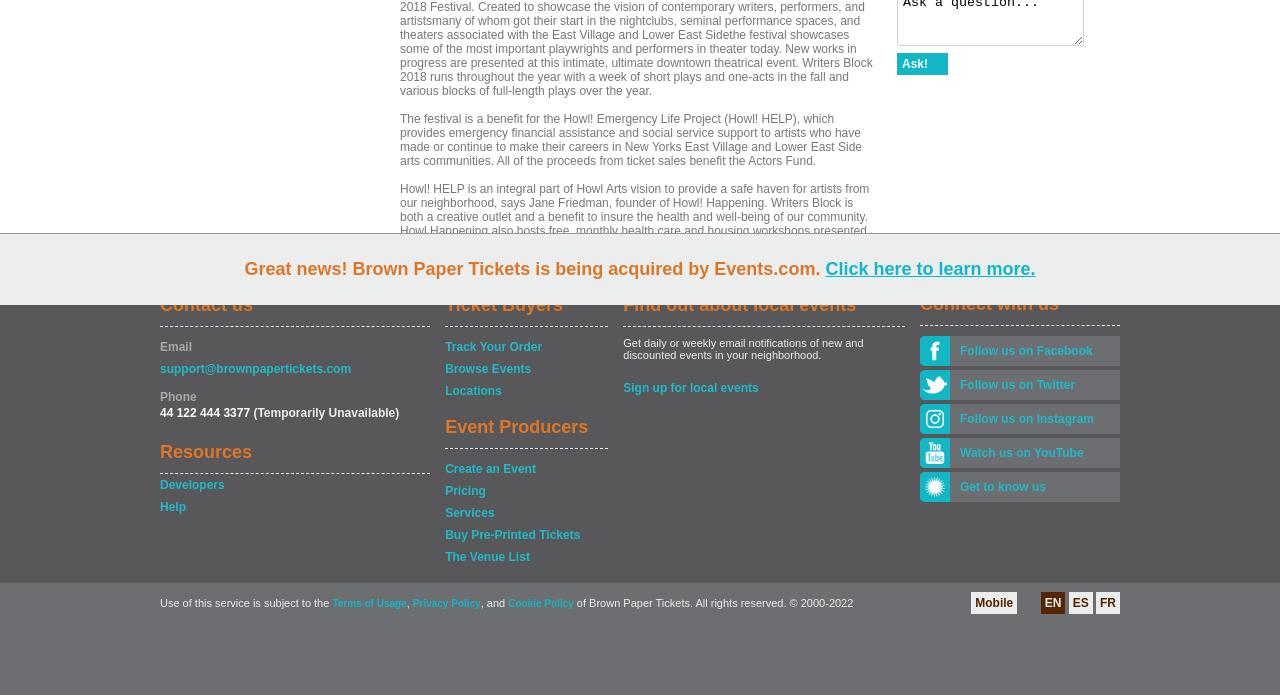  Describe the element at coordinates (633, 215) in the screenshot. I see `'Howl! HELP is an integral part of Howl Arts vision to provide a safe haven for artists from our neighborhood, says Jane Friedman, founder of Howl! Happening. Writers Block is both a creative outlet and a benefit to insure the health and well-being of our community. Howl Happening also hosts free, monthly health care and housing workshops presented by the Actors Fund. For information and updated schedule of events: howlarts.org.'` at that location.